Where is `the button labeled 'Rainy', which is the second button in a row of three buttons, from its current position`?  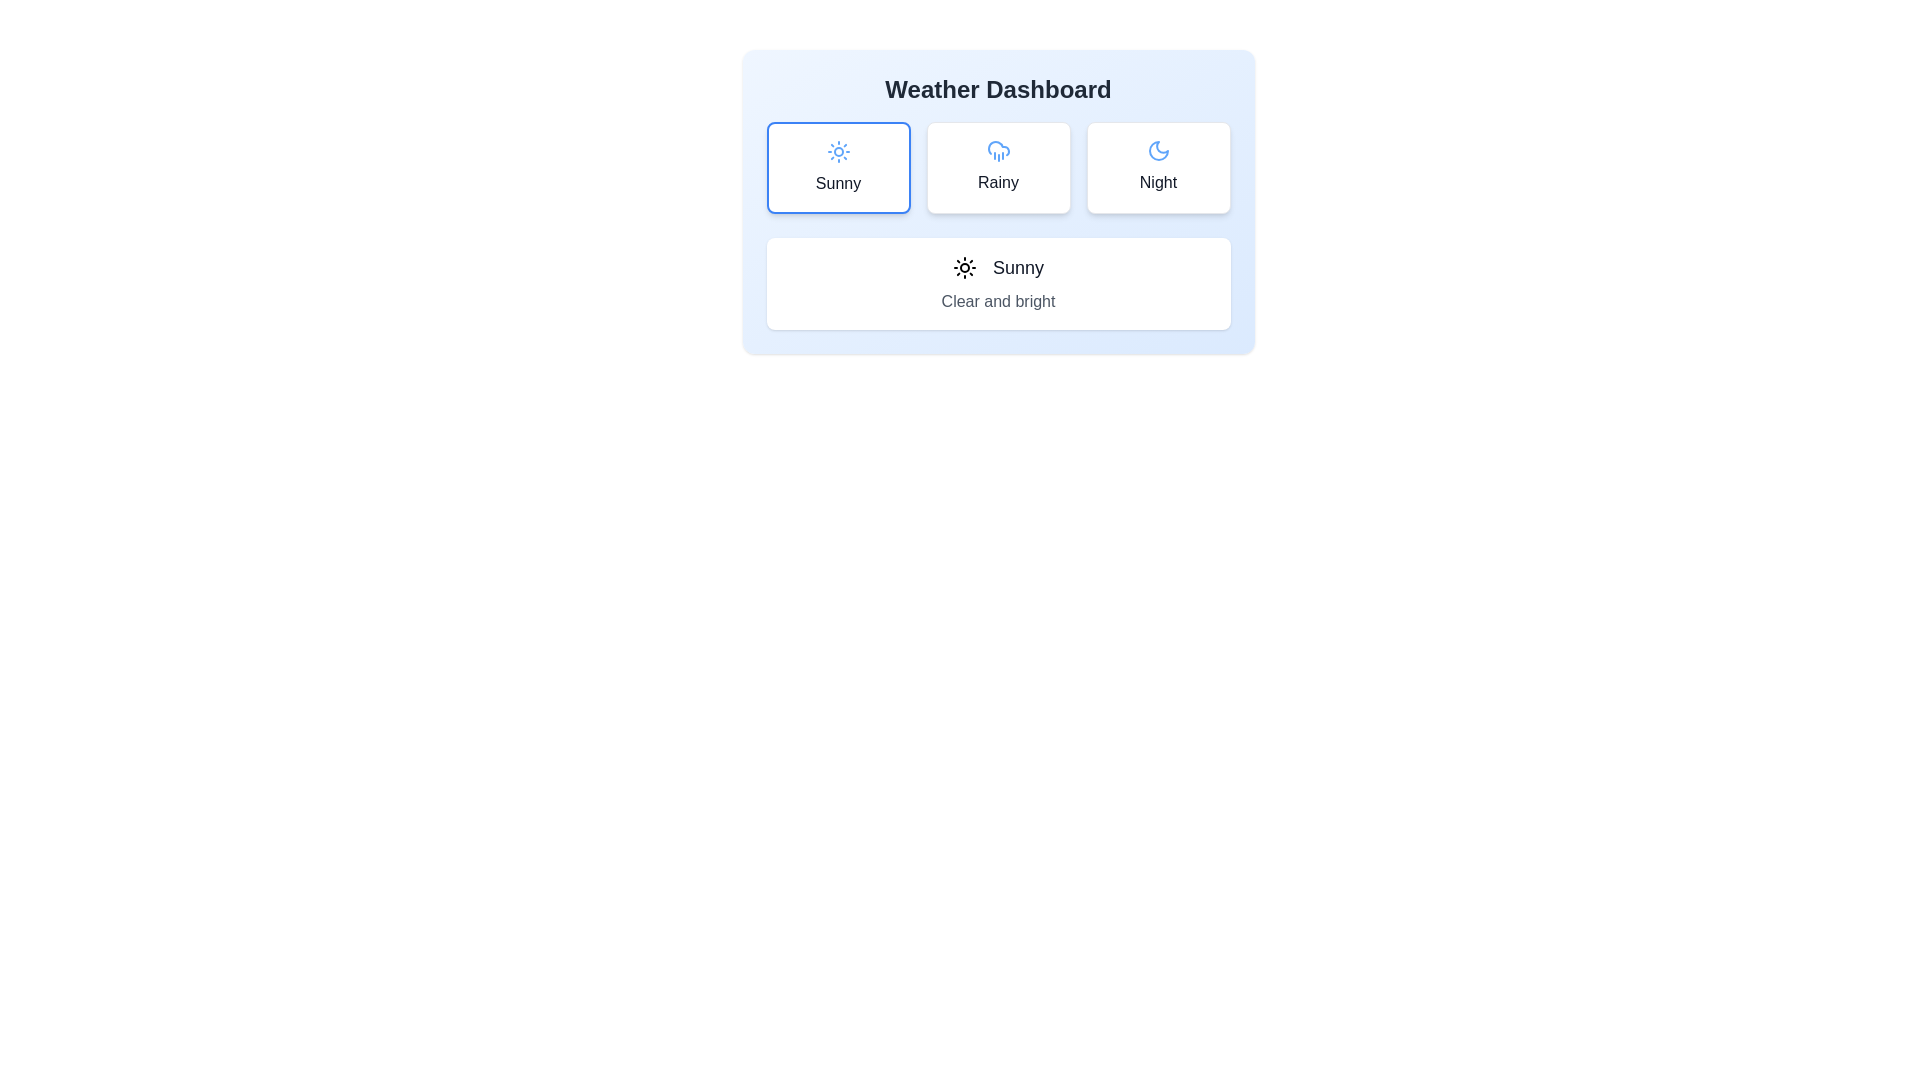 the button labeled 'Rainy', which is the second button in a row of three buttons, from its current position is located at coordinates (998, 167).